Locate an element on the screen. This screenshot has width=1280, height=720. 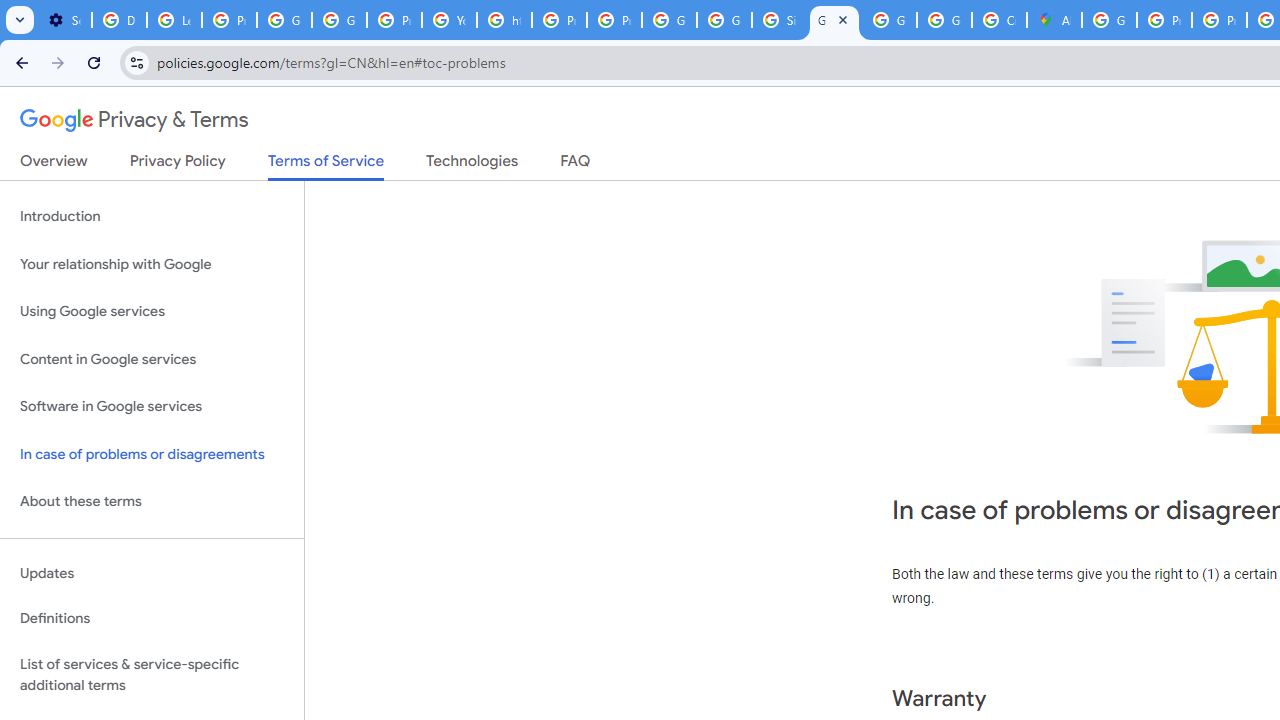
'Learn how to find your photos - Google Photos Help' is located at coordinates (174, 20).